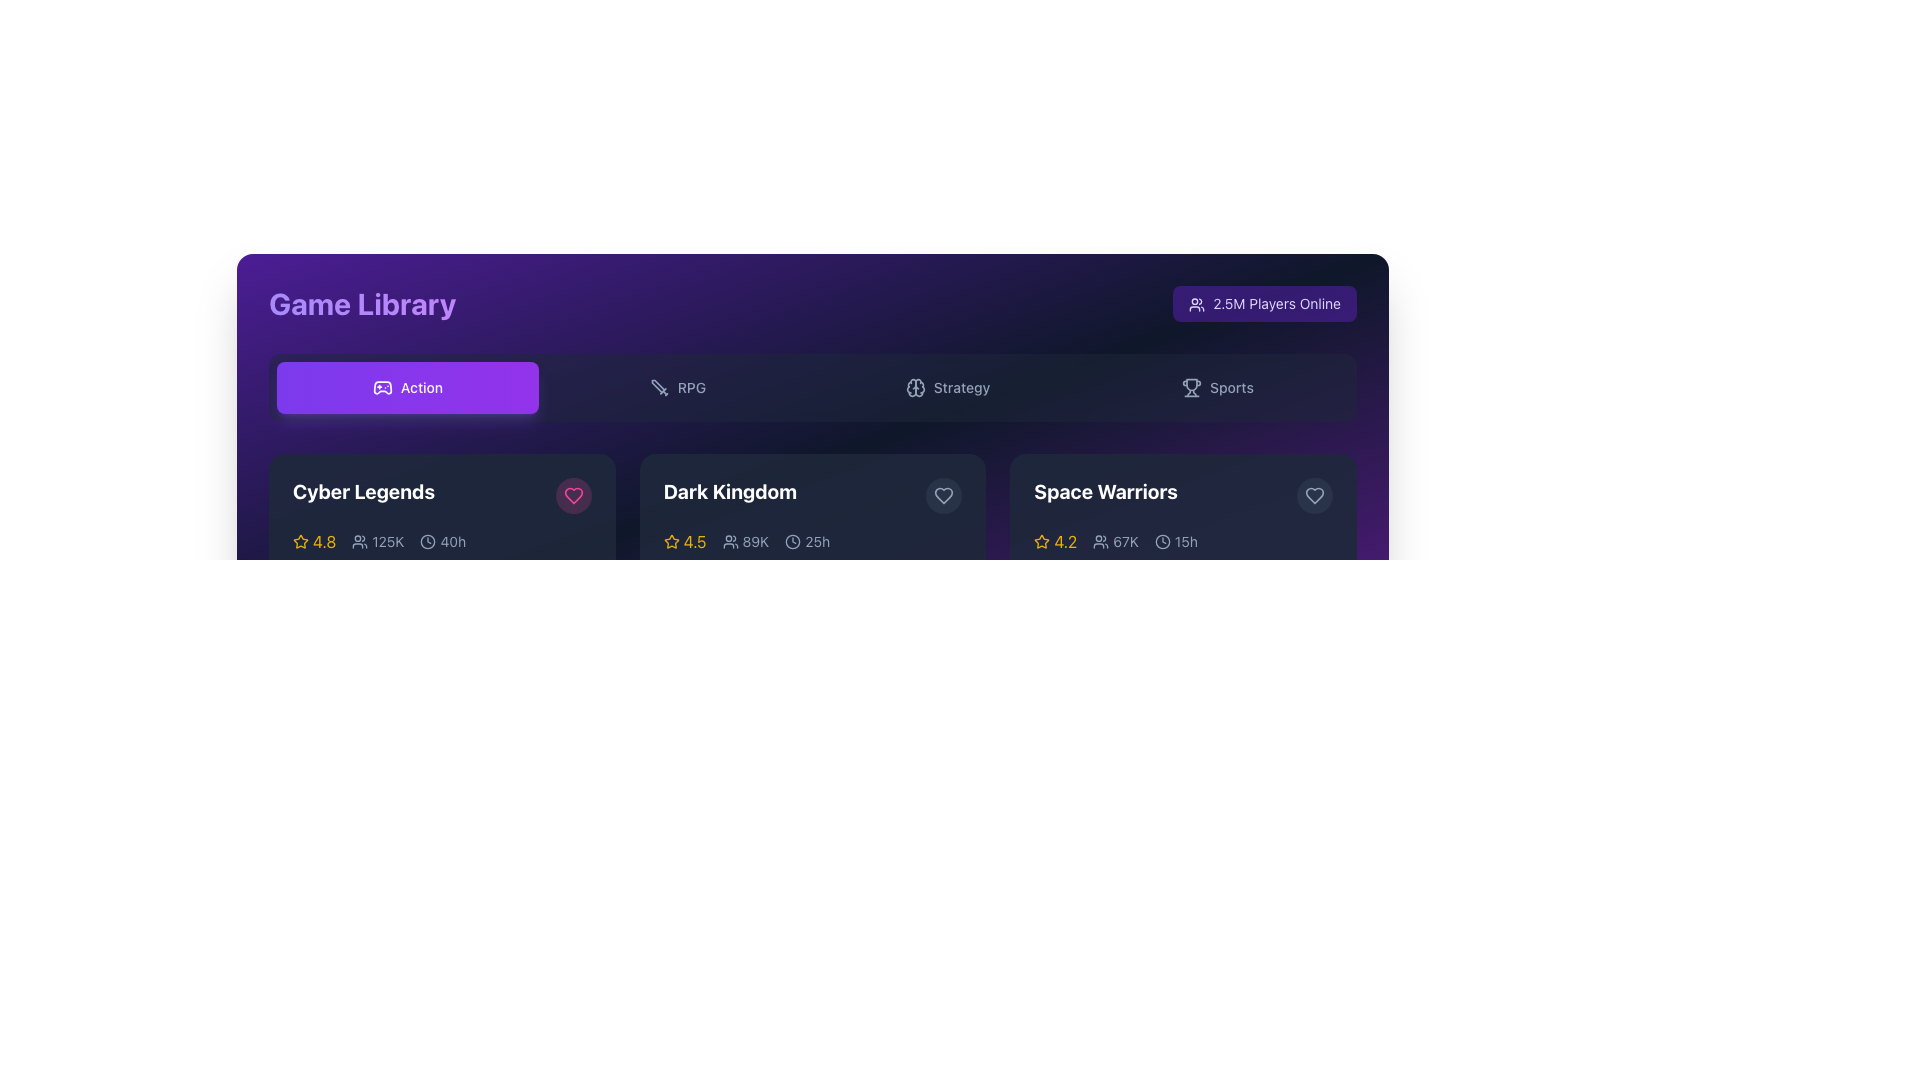 The width and height of the screenshot is (1920, 1080). I want to click on the star-shaped icon with a yellow border, which is located to the left of the rating number '4.8' within the 'Cyber Legends' game card, so click(300, 541).